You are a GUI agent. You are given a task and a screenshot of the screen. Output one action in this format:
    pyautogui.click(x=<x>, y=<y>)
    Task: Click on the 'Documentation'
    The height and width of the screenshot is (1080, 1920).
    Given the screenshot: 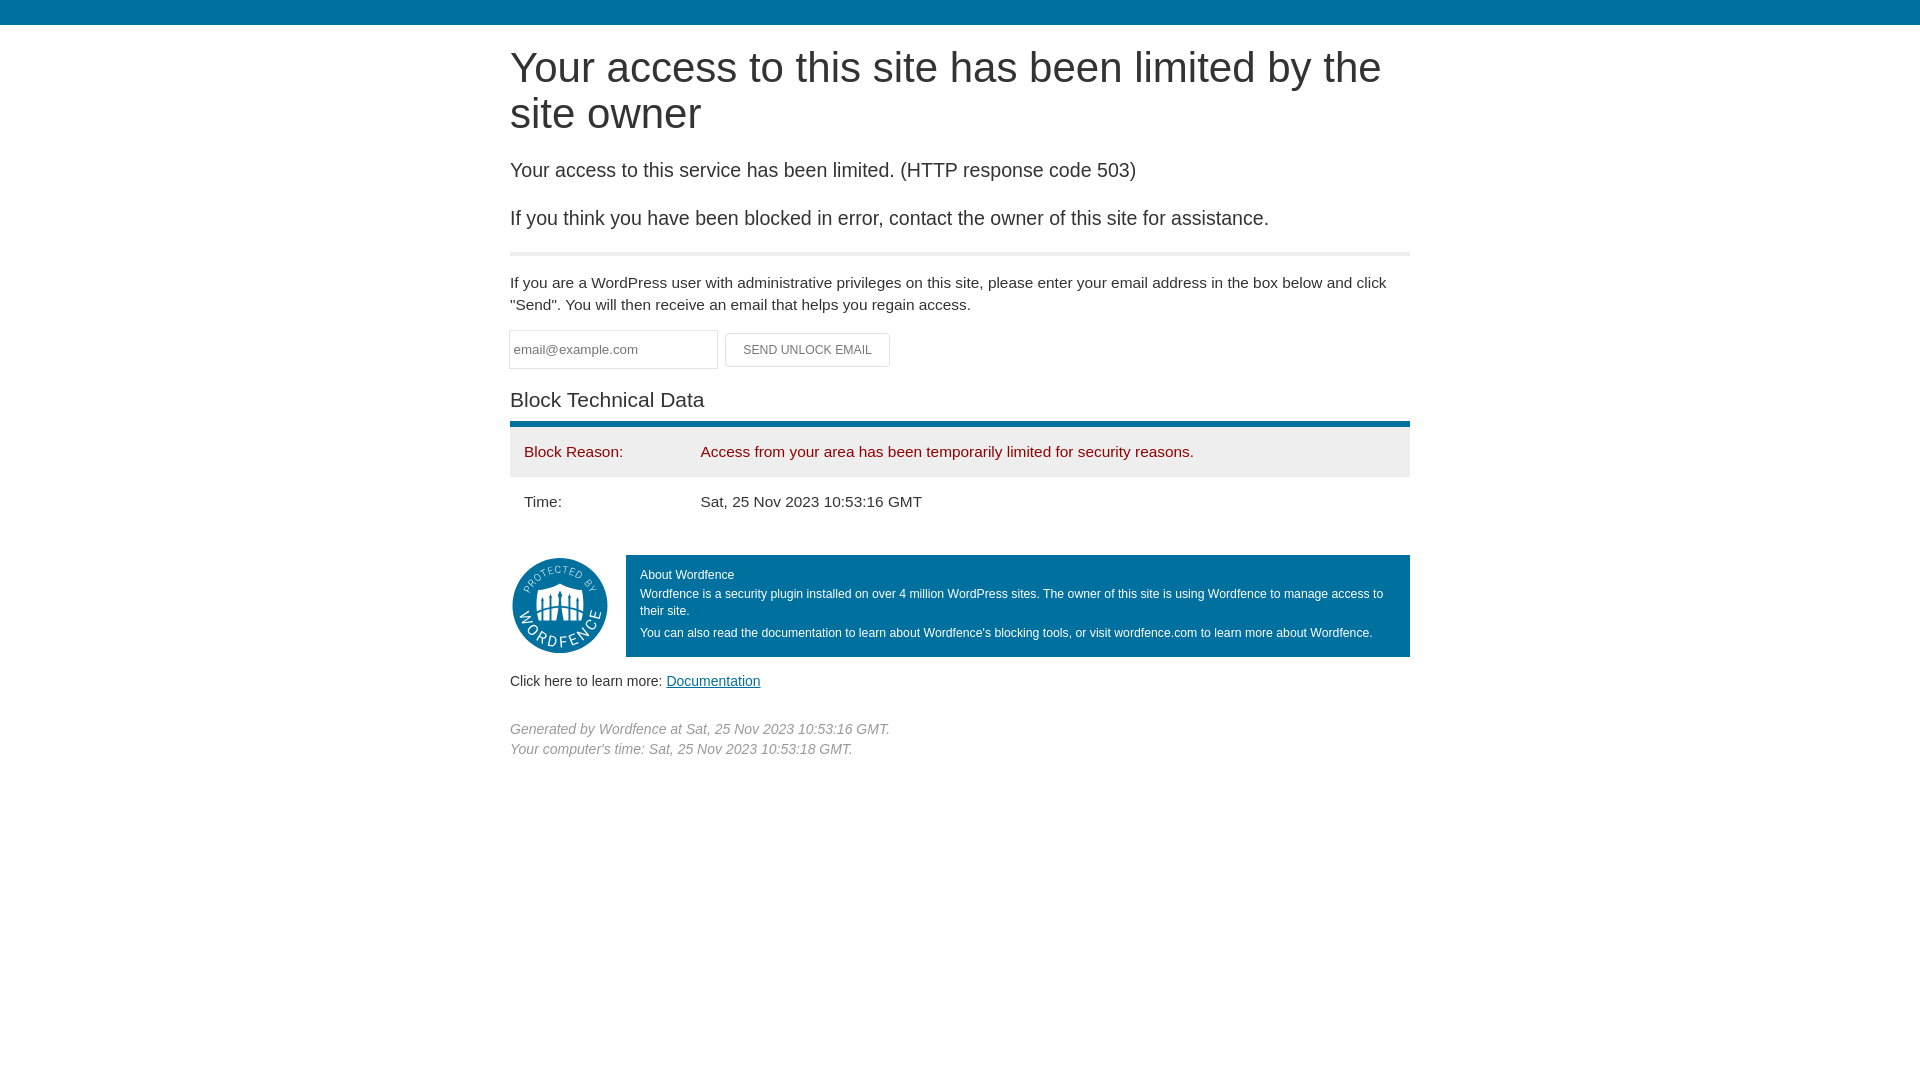 What is the action you would take?
    pyautogui.click(x=713, y=680)
    